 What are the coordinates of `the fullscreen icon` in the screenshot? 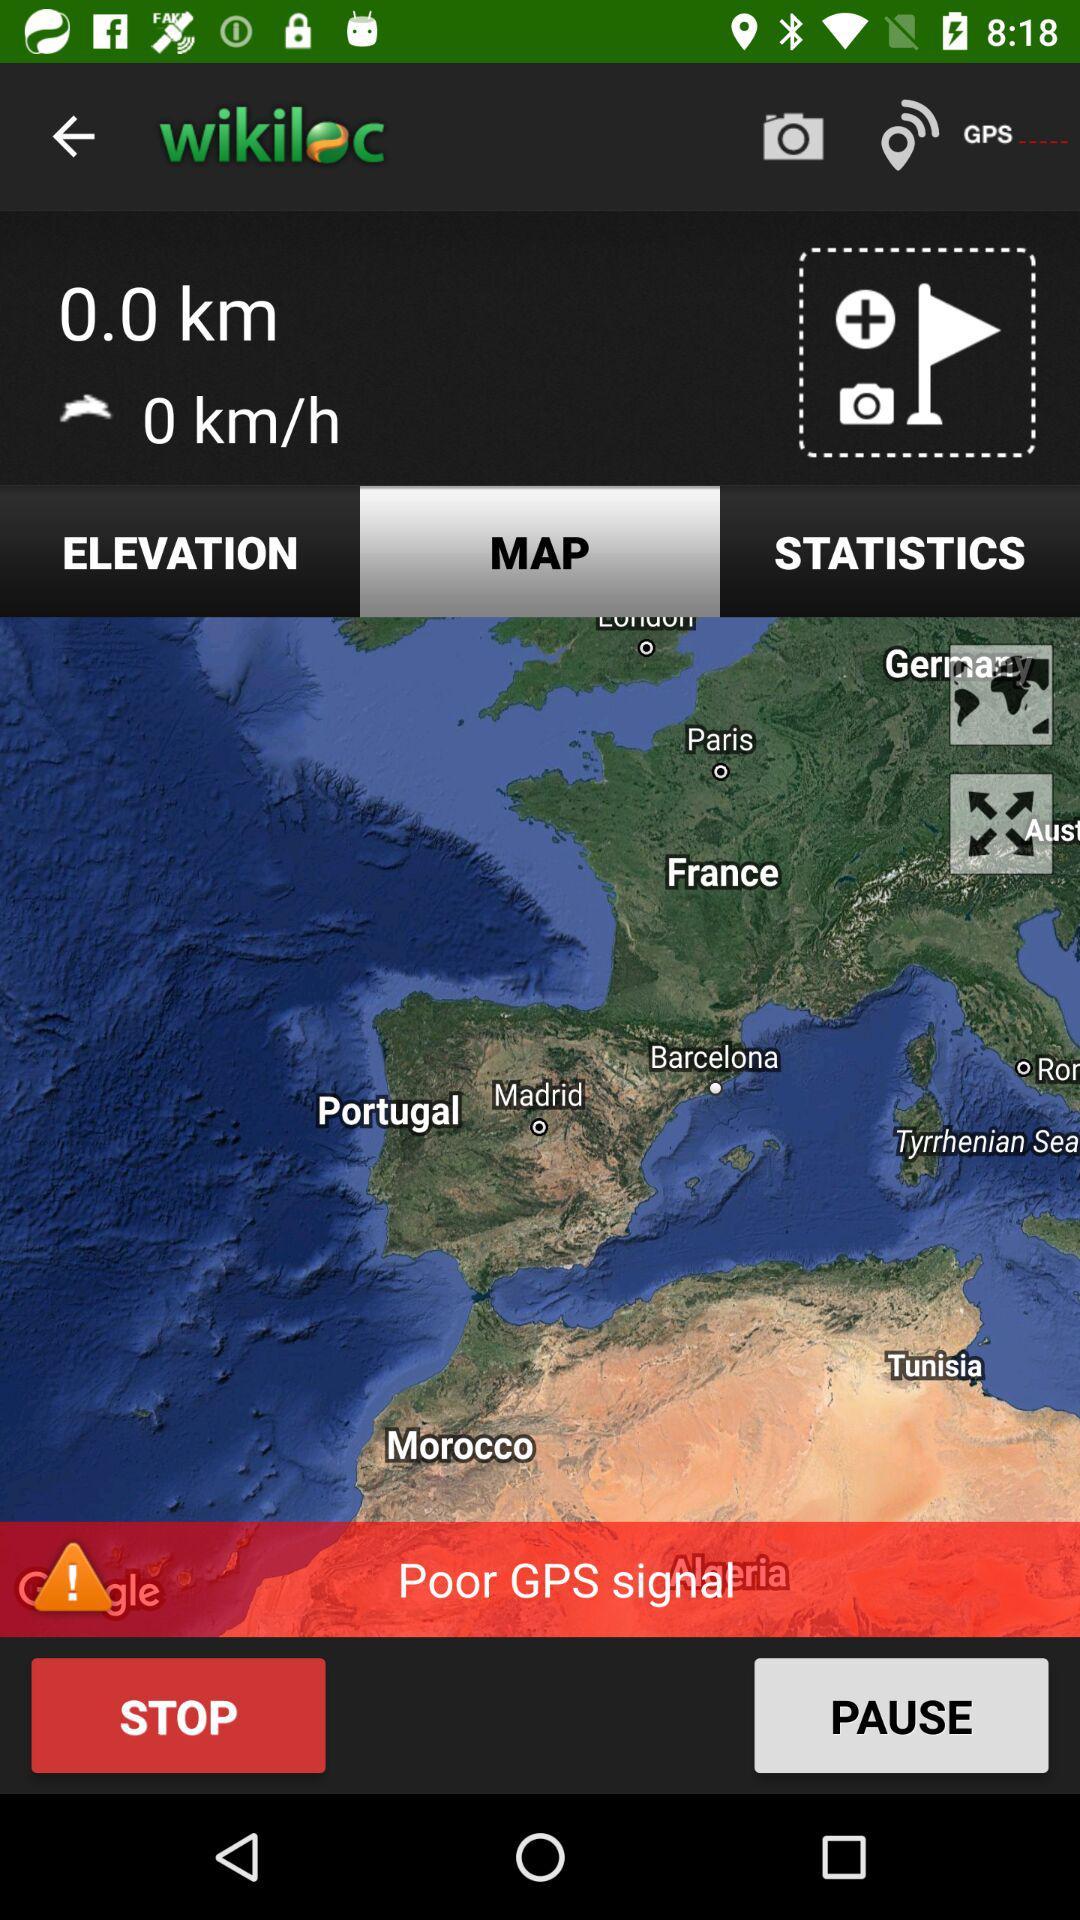 It's located at (1001, 823).